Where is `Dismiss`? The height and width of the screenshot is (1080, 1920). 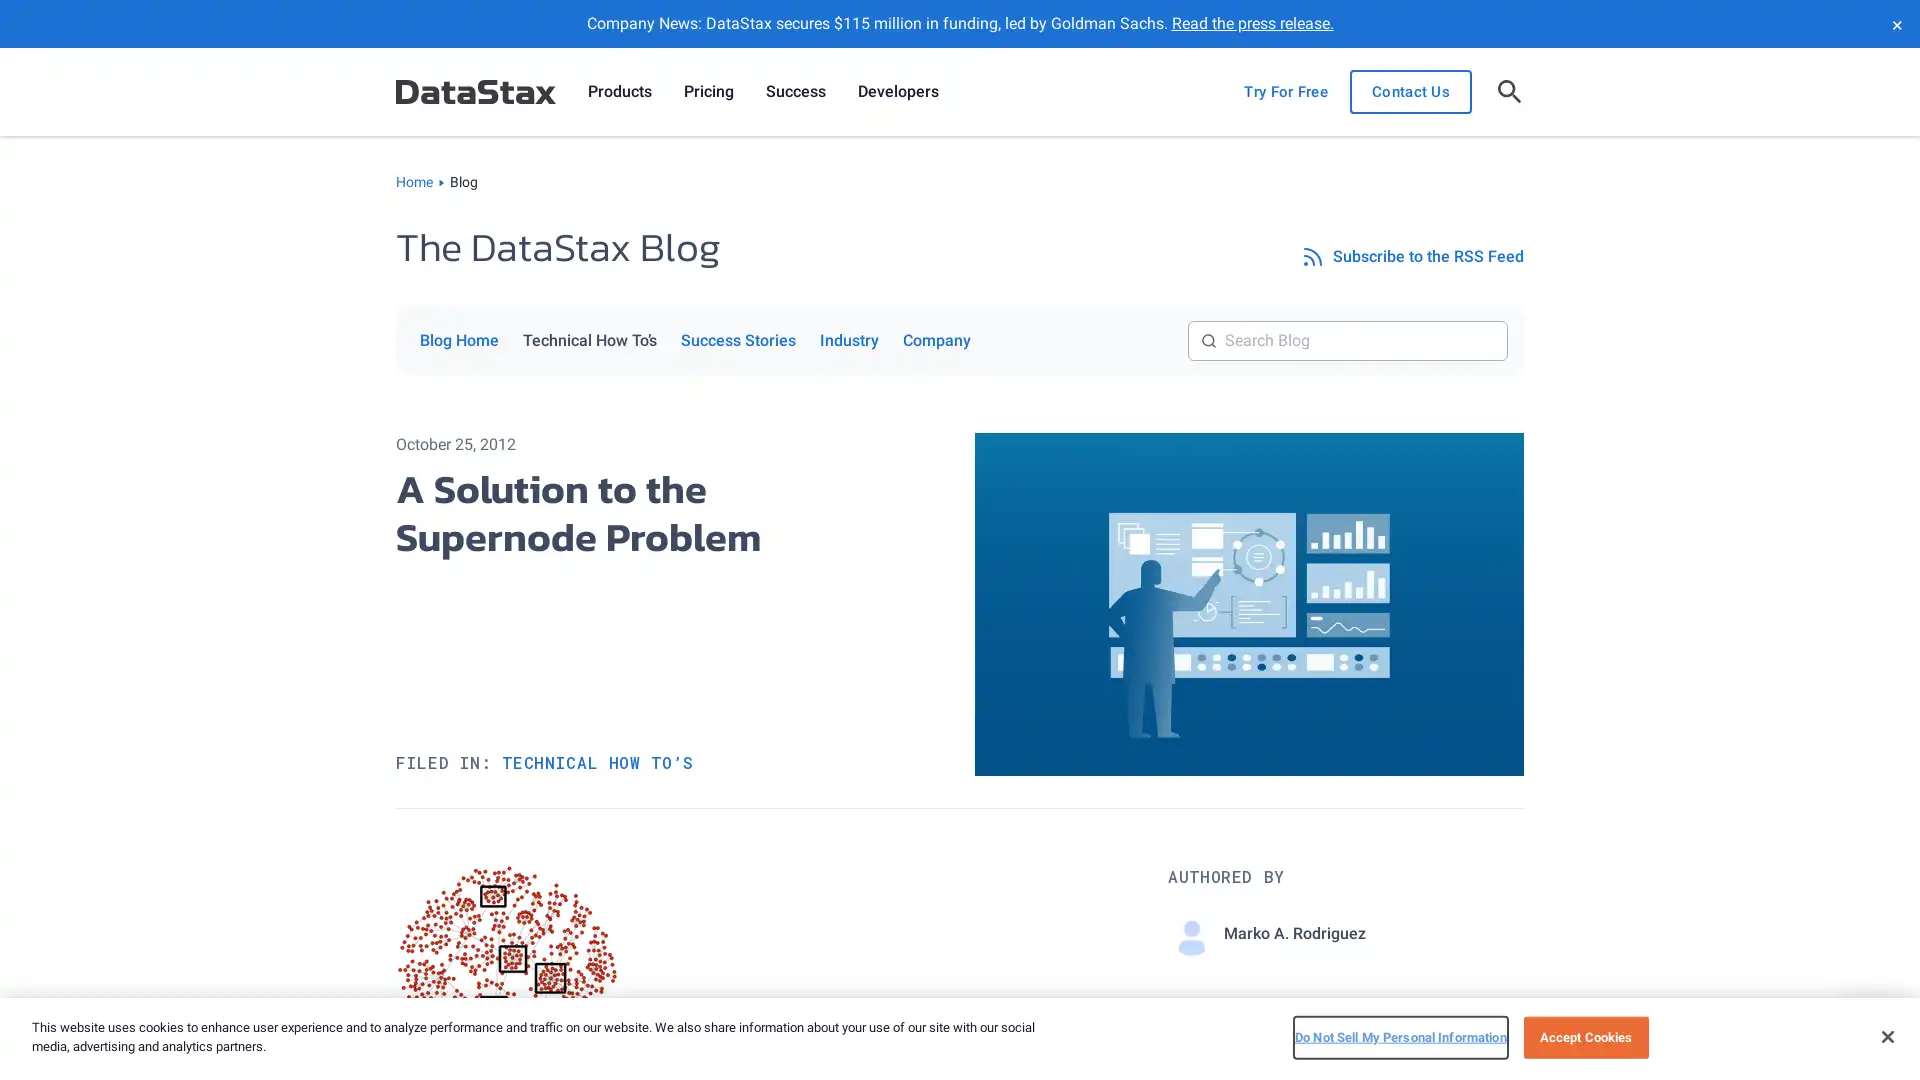 Dismiss is located at coordinates (1895, 23).